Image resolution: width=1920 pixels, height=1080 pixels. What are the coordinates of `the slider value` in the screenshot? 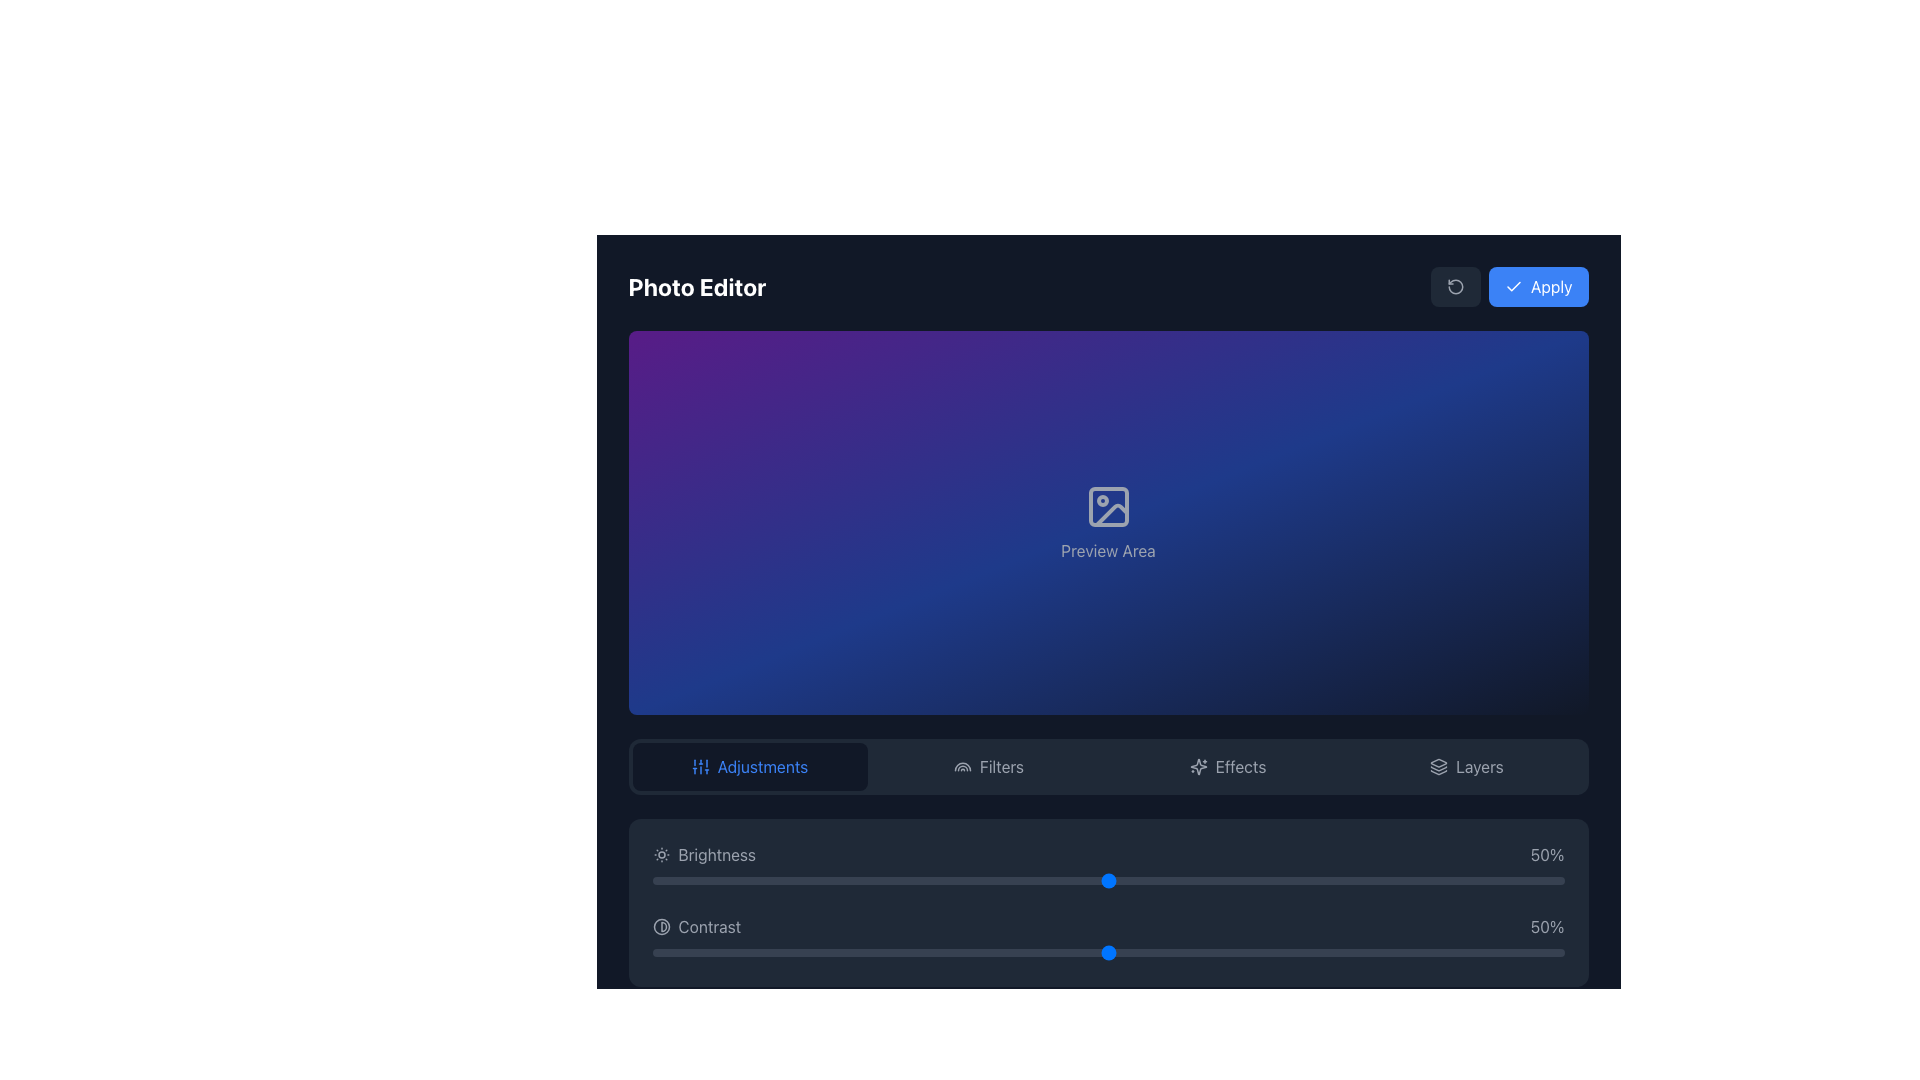 It's located at (1408, 879).